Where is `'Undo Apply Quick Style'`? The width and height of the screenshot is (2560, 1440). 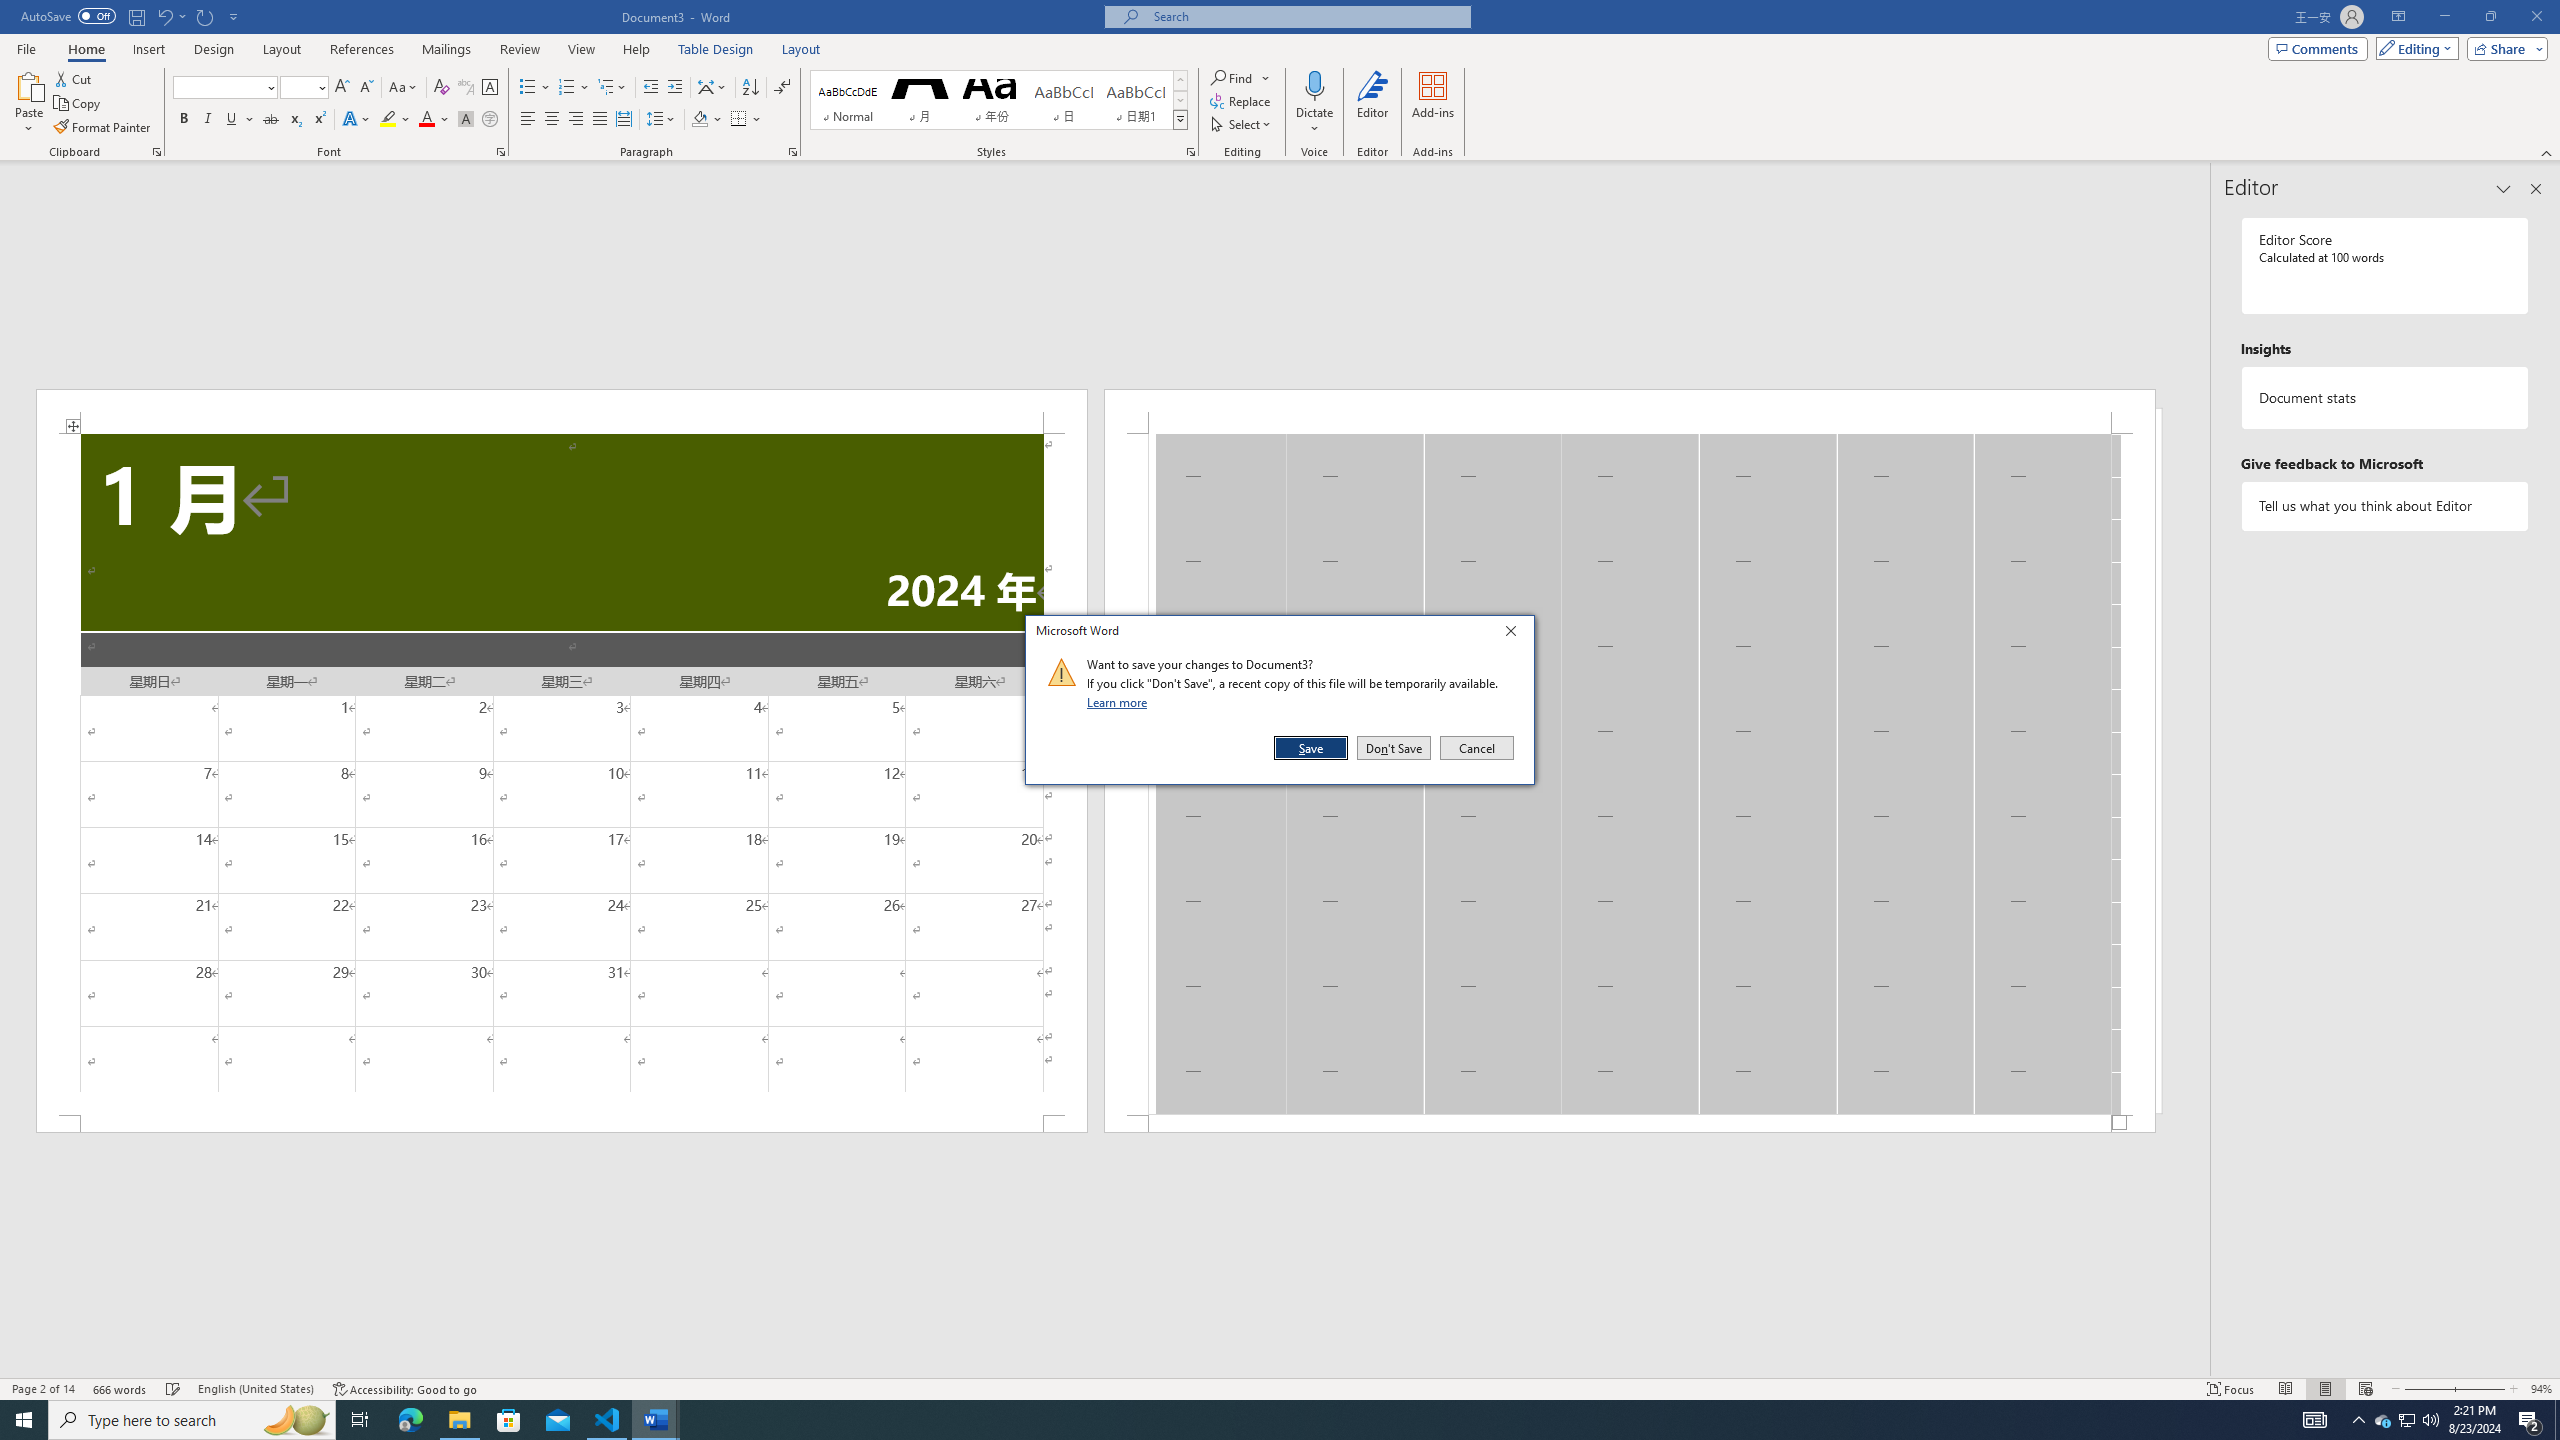 'Undo Apply Quick Style' is located at coordinates (170, 15).